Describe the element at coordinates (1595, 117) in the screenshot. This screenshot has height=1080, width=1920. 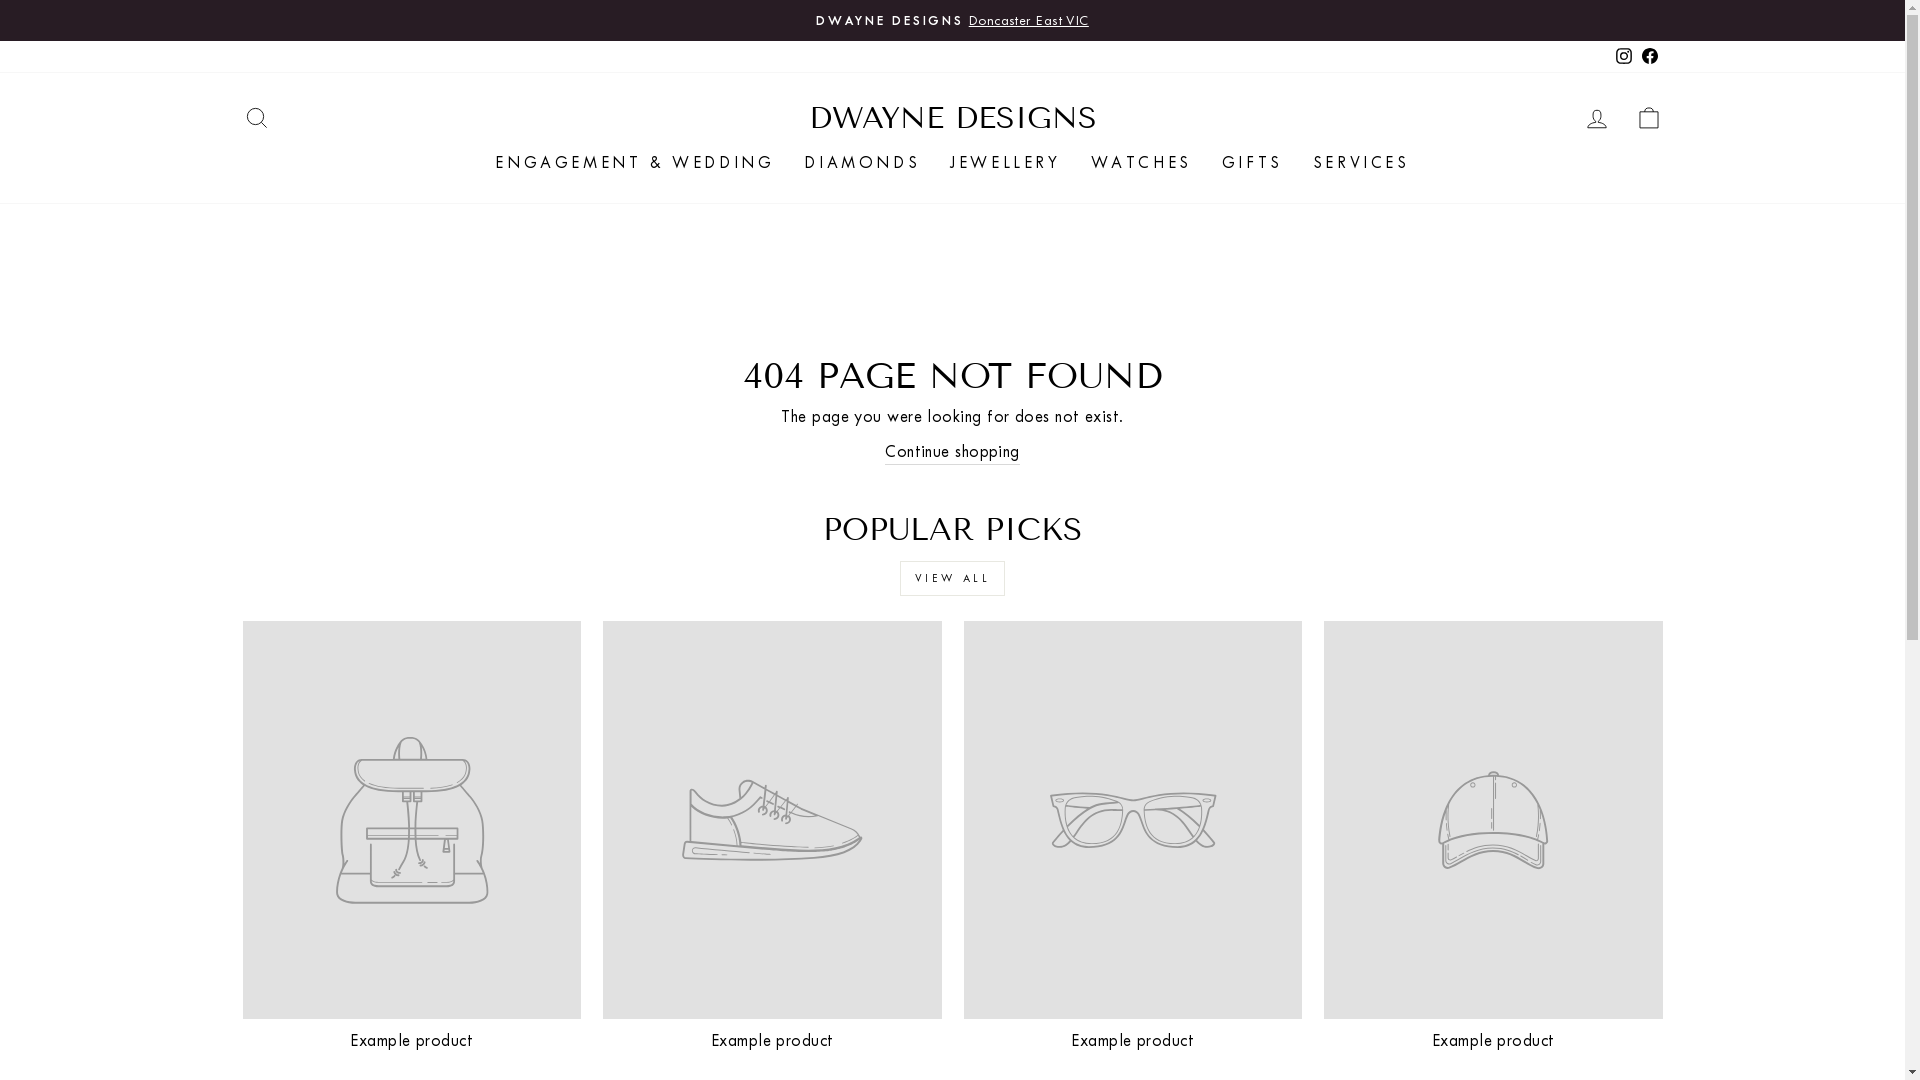
I see `'LOG IN'` at that location.